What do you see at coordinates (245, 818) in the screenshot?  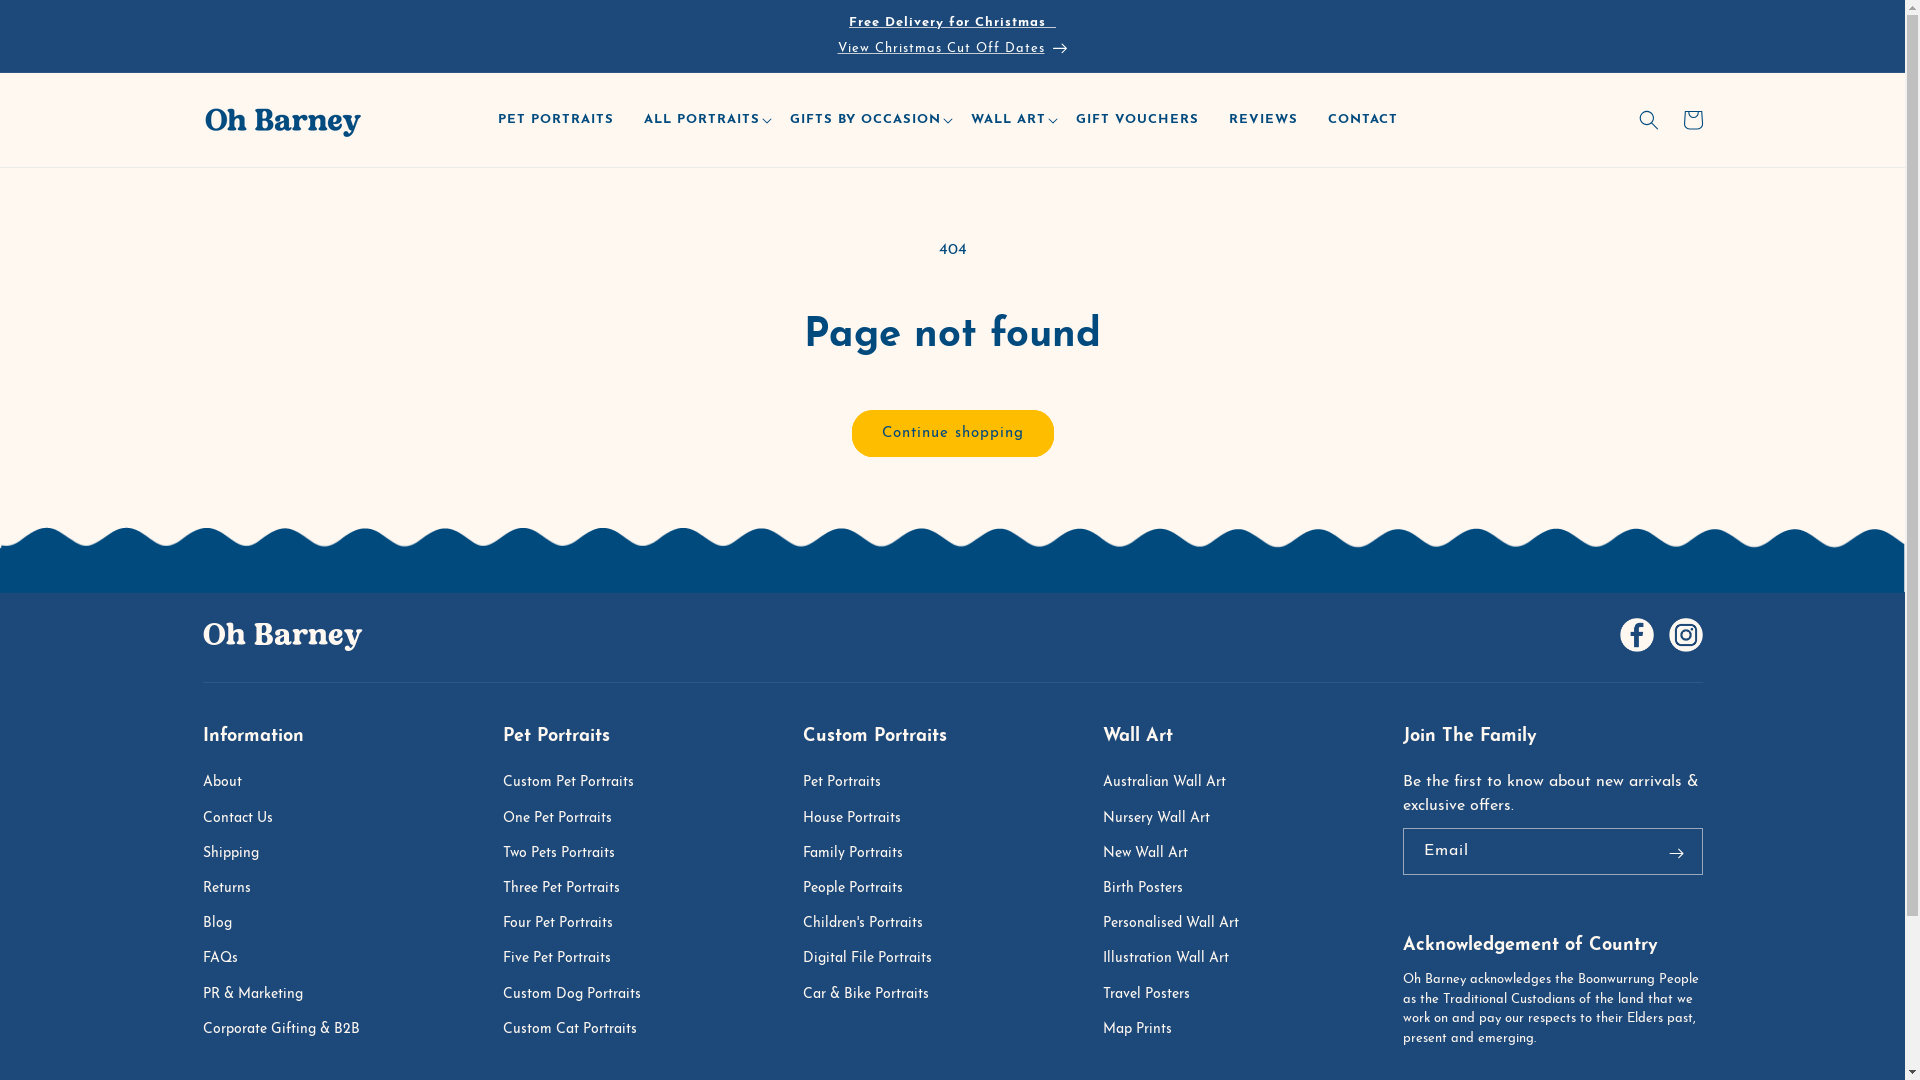 I see `'Contact Us'` at bounding box center [245, 818].